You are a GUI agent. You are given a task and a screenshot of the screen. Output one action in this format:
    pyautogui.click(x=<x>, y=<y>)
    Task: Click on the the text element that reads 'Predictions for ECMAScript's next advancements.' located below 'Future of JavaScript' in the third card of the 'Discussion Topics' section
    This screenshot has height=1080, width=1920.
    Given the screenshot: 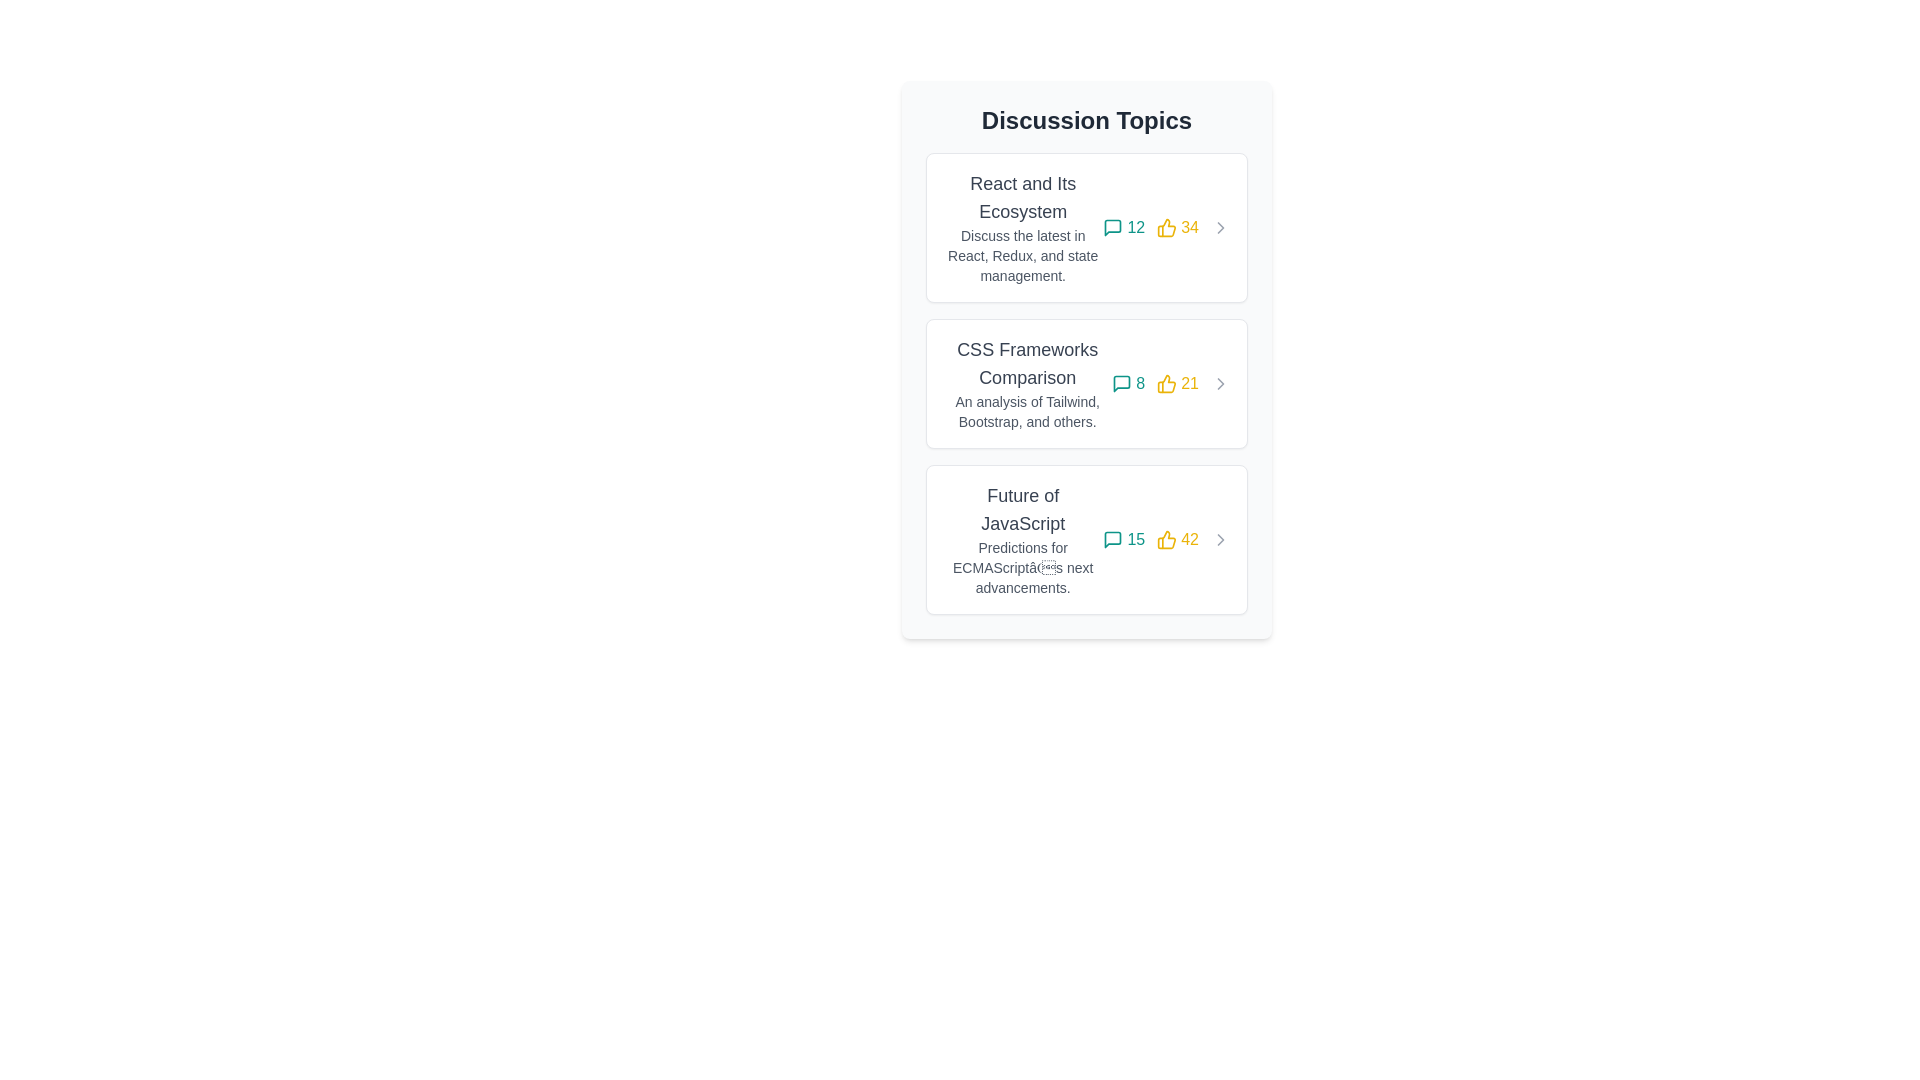 What is the action you would take?
    pyautogui.click(x=1023, y=567)
    